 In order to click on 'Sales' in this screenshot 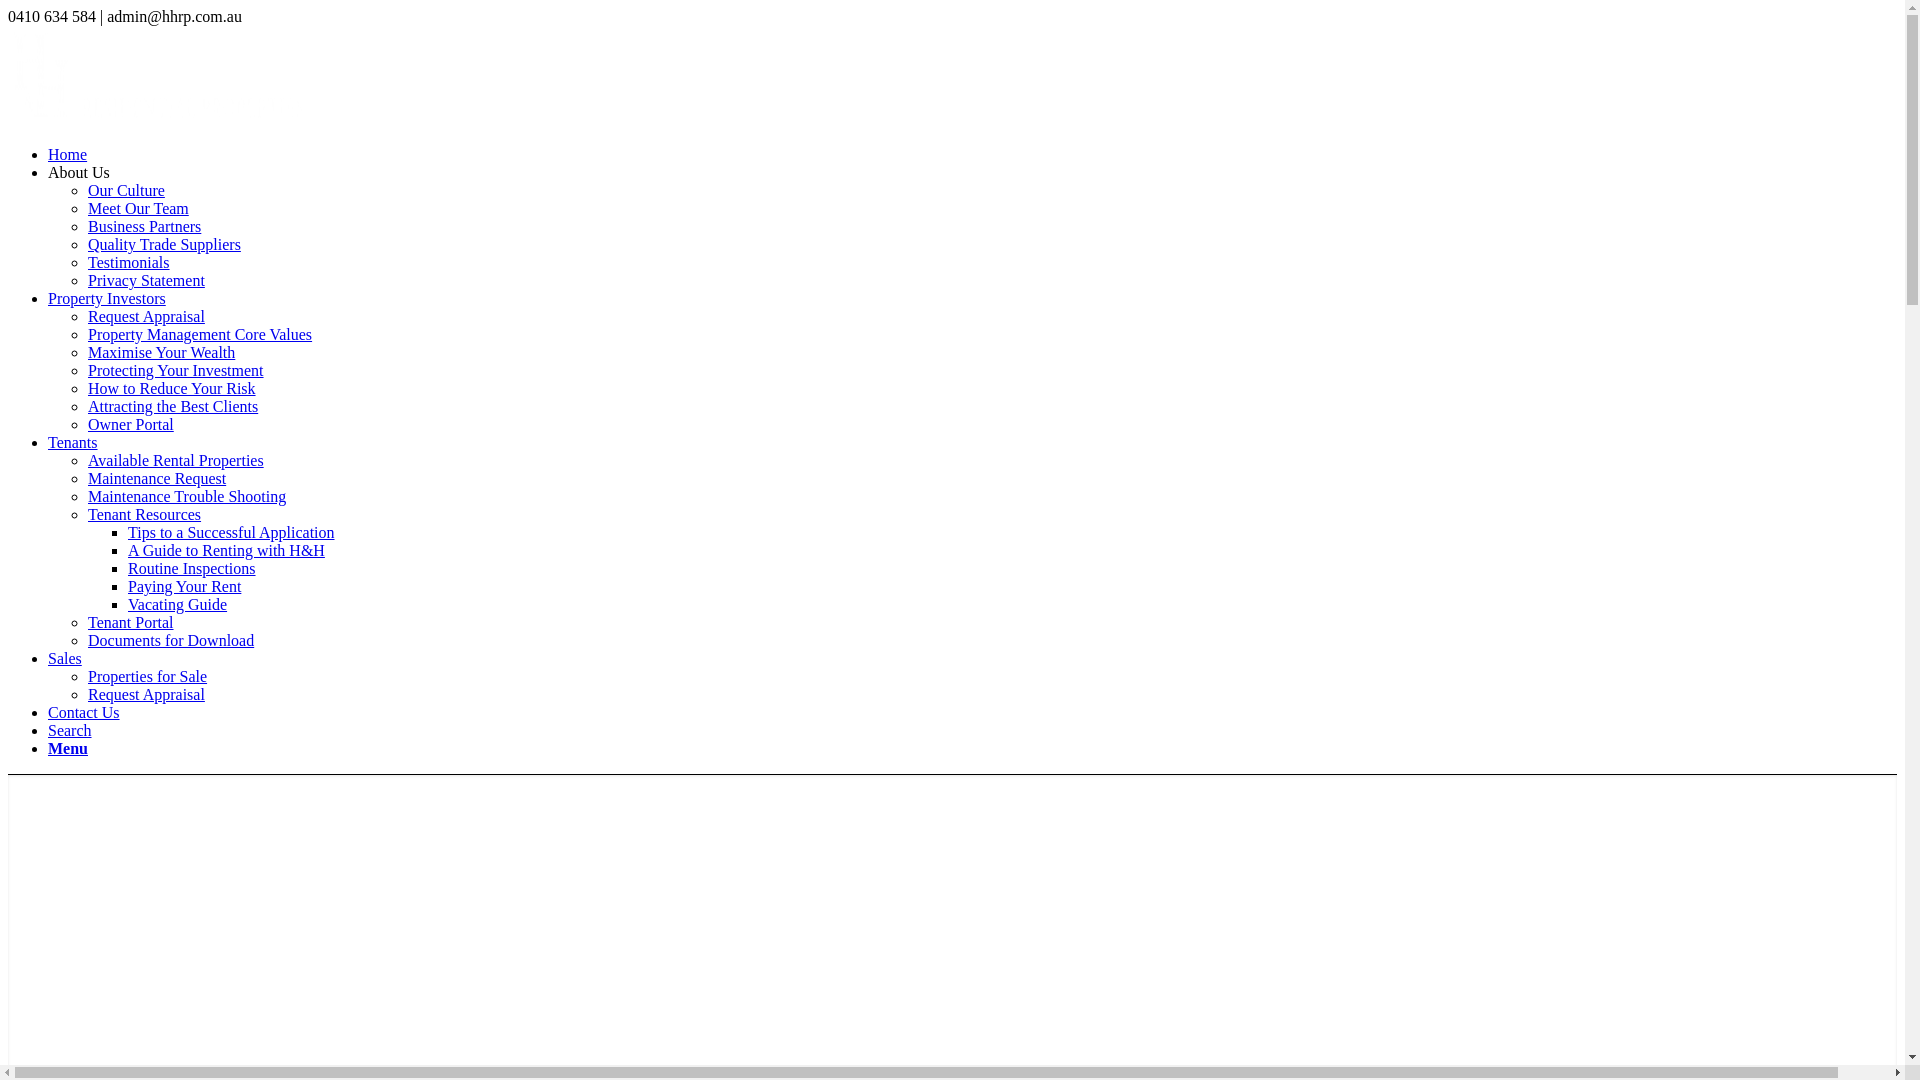, I will do `click(65, 658)`.